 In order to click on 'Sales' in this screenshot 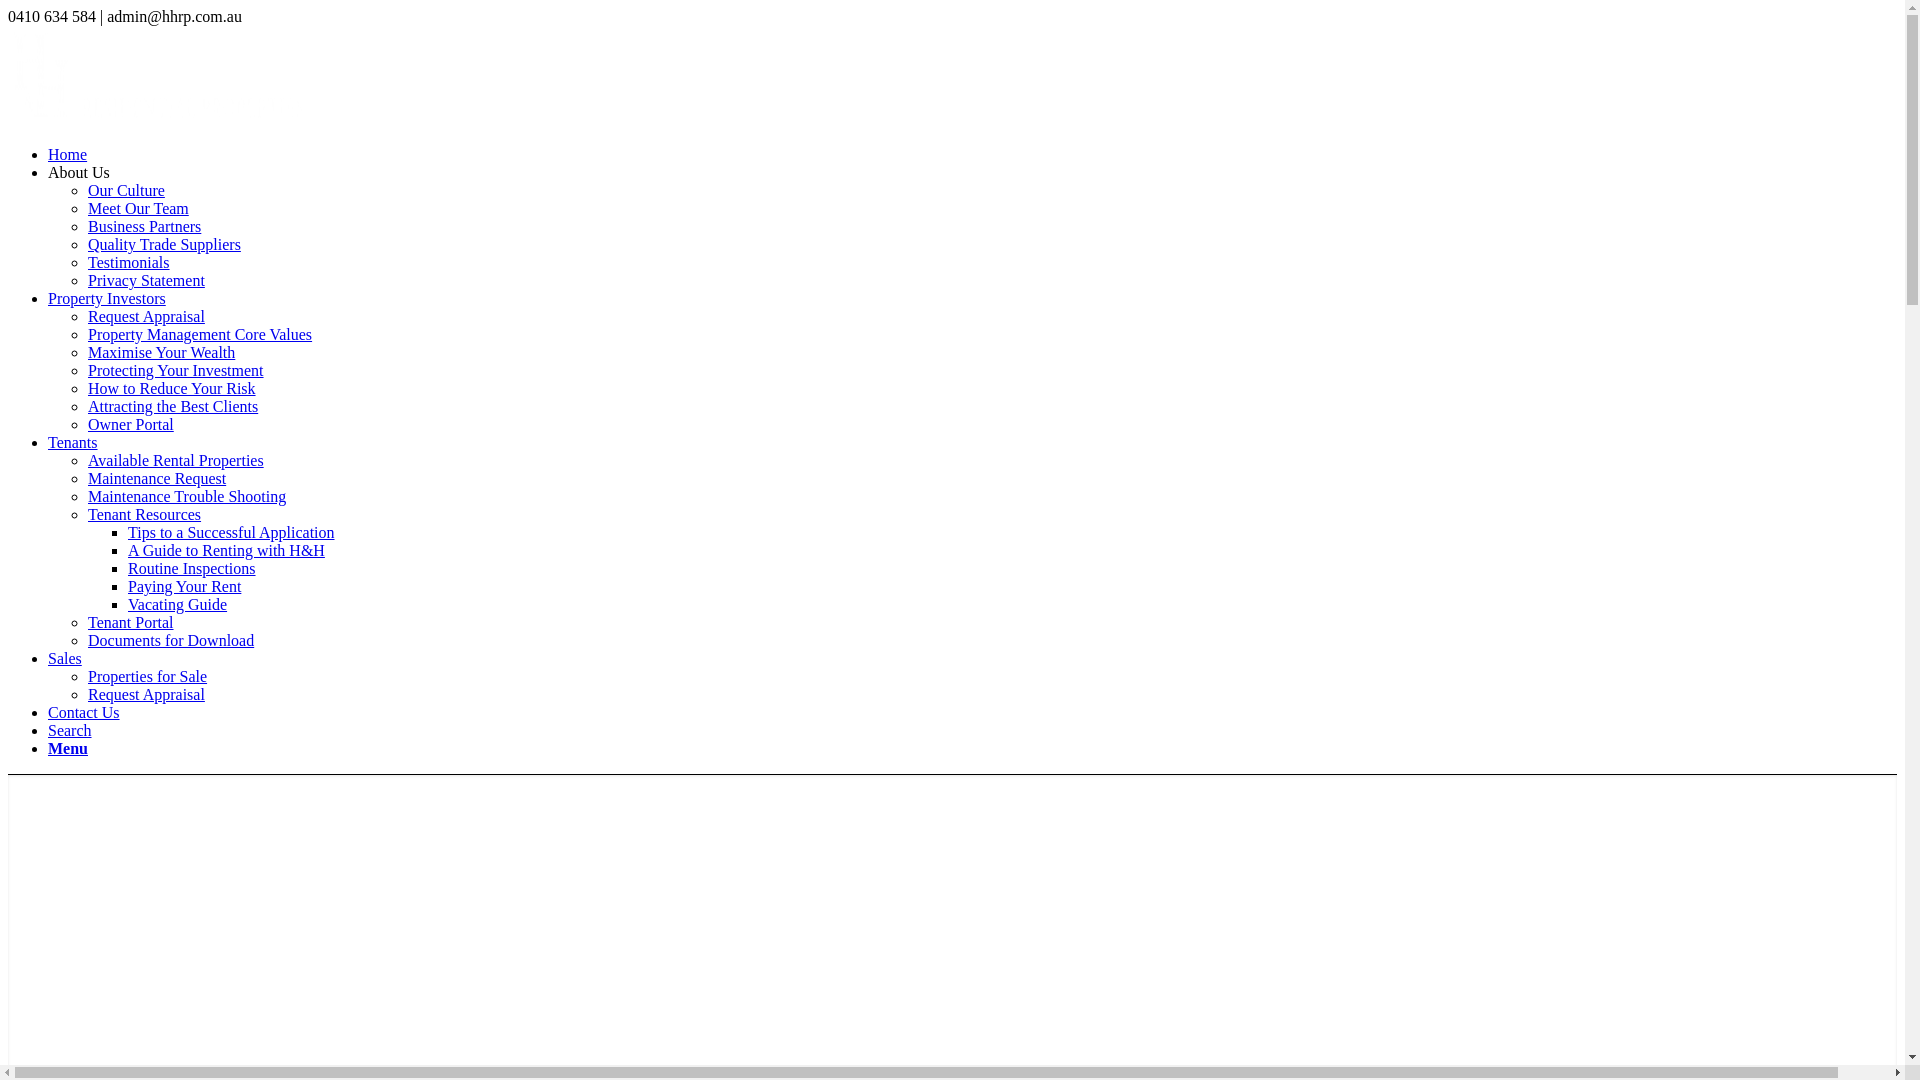, I will do `click(65, 658)`.